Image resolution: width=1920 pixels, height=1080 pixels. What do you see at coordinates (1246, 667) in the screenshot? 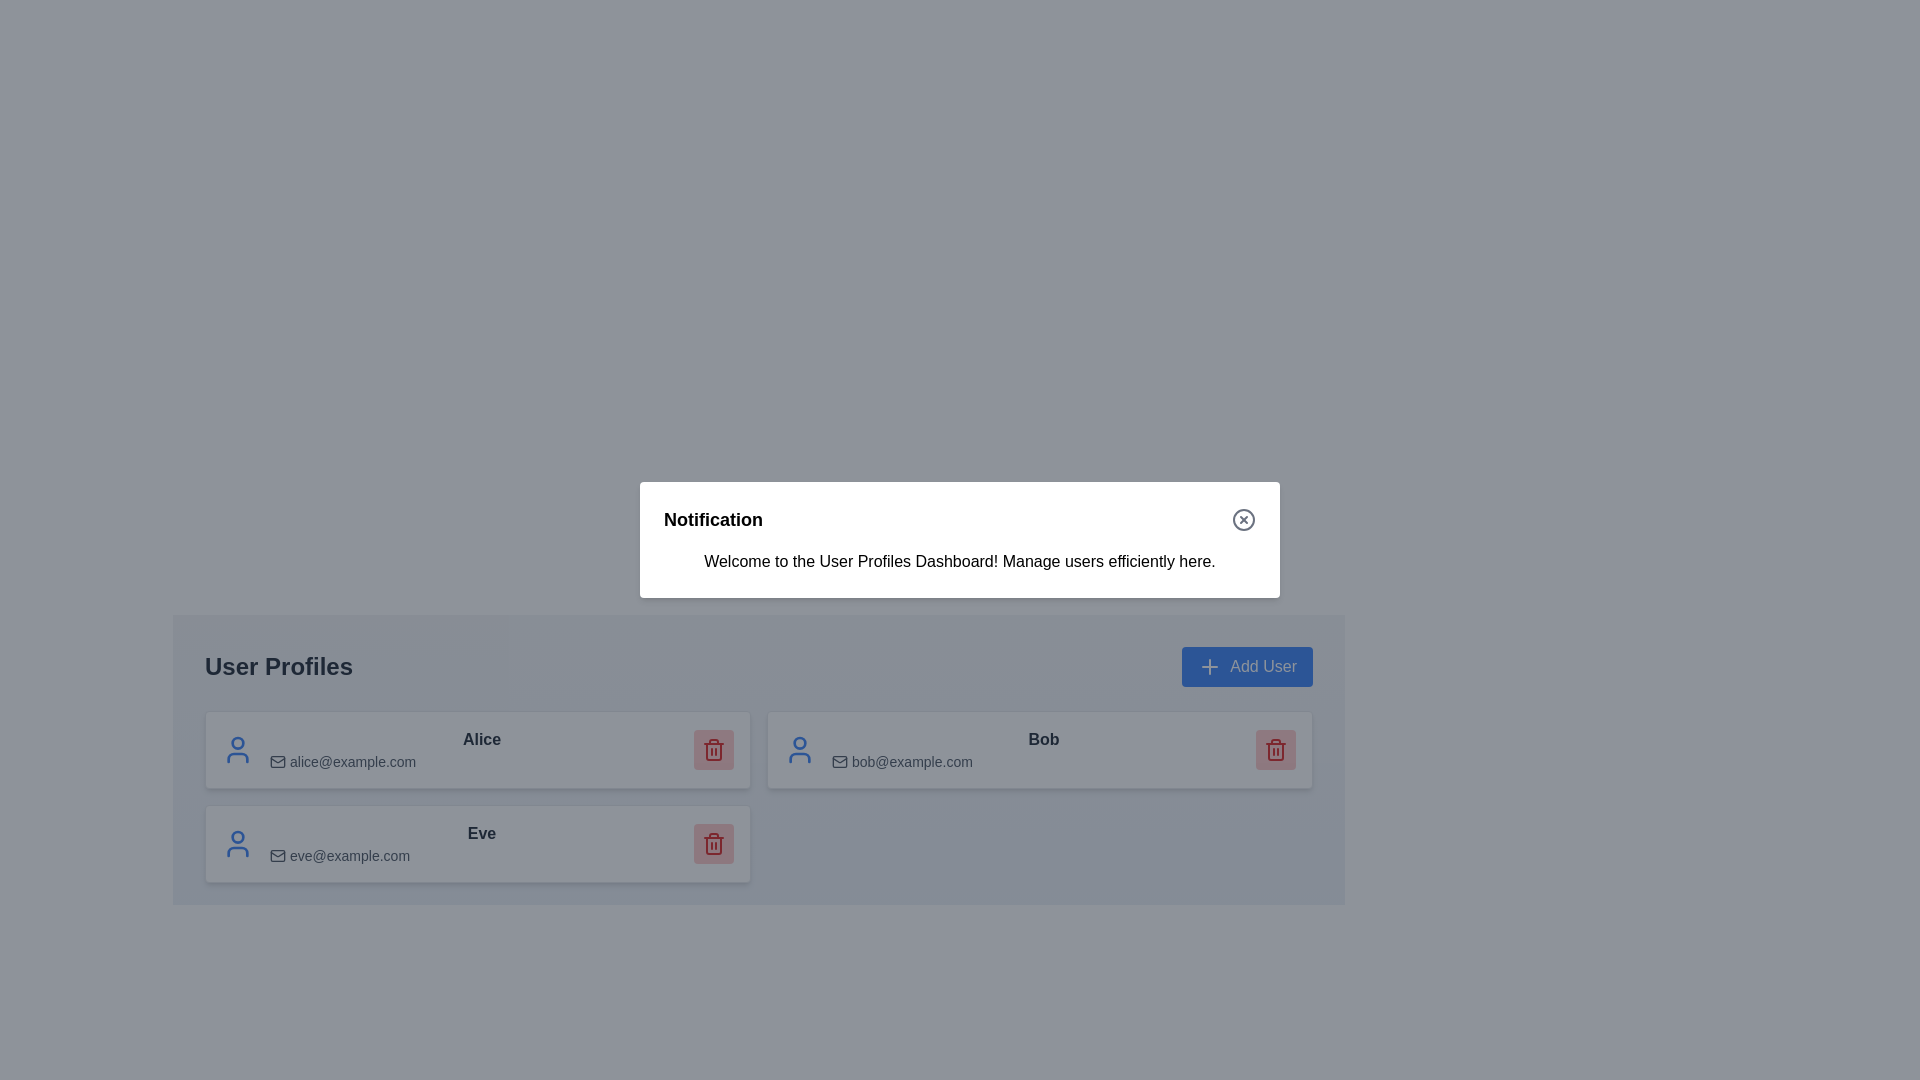
I see `the blue button labeled 'Add User'` at bounding box center [1246, 667].